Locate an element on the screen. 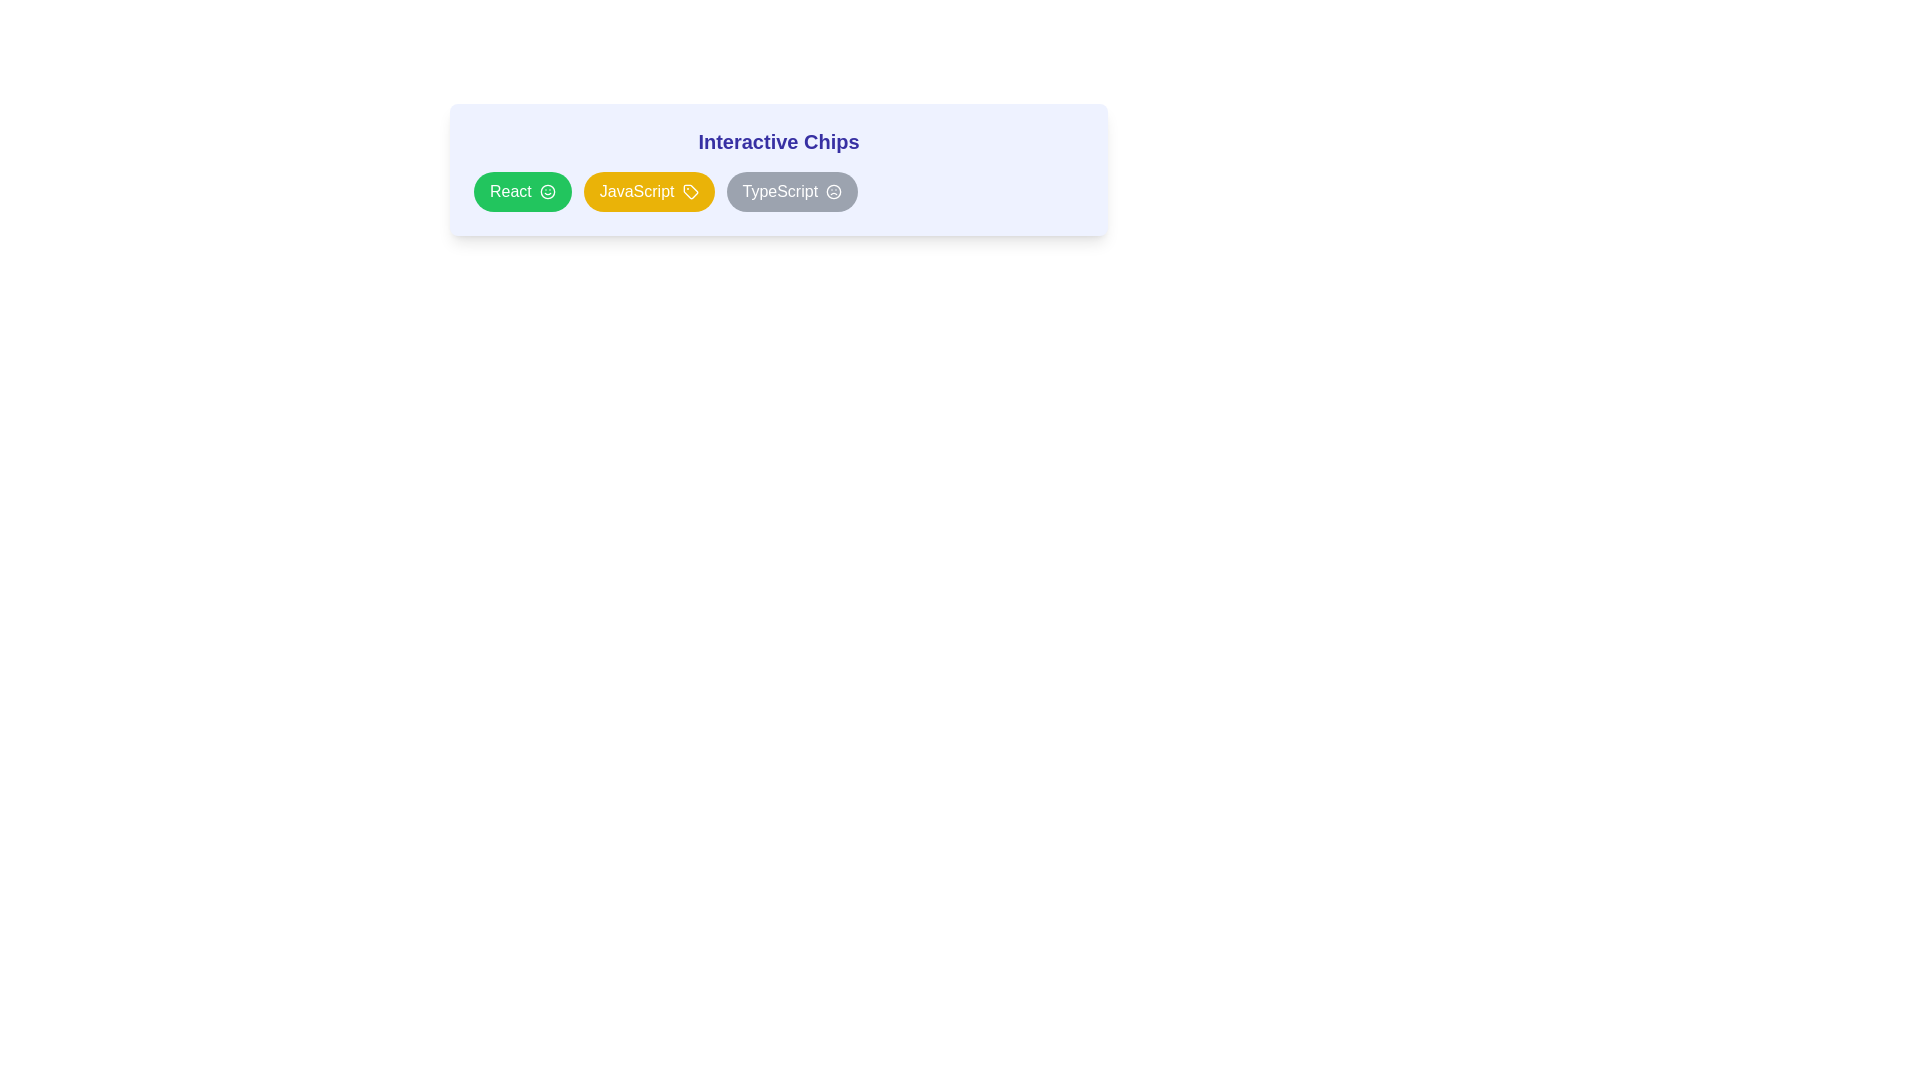 The image size is (1920, 1080). the largest circular SVG element located at the center of the icon interface is located at coordinates (547, 192).